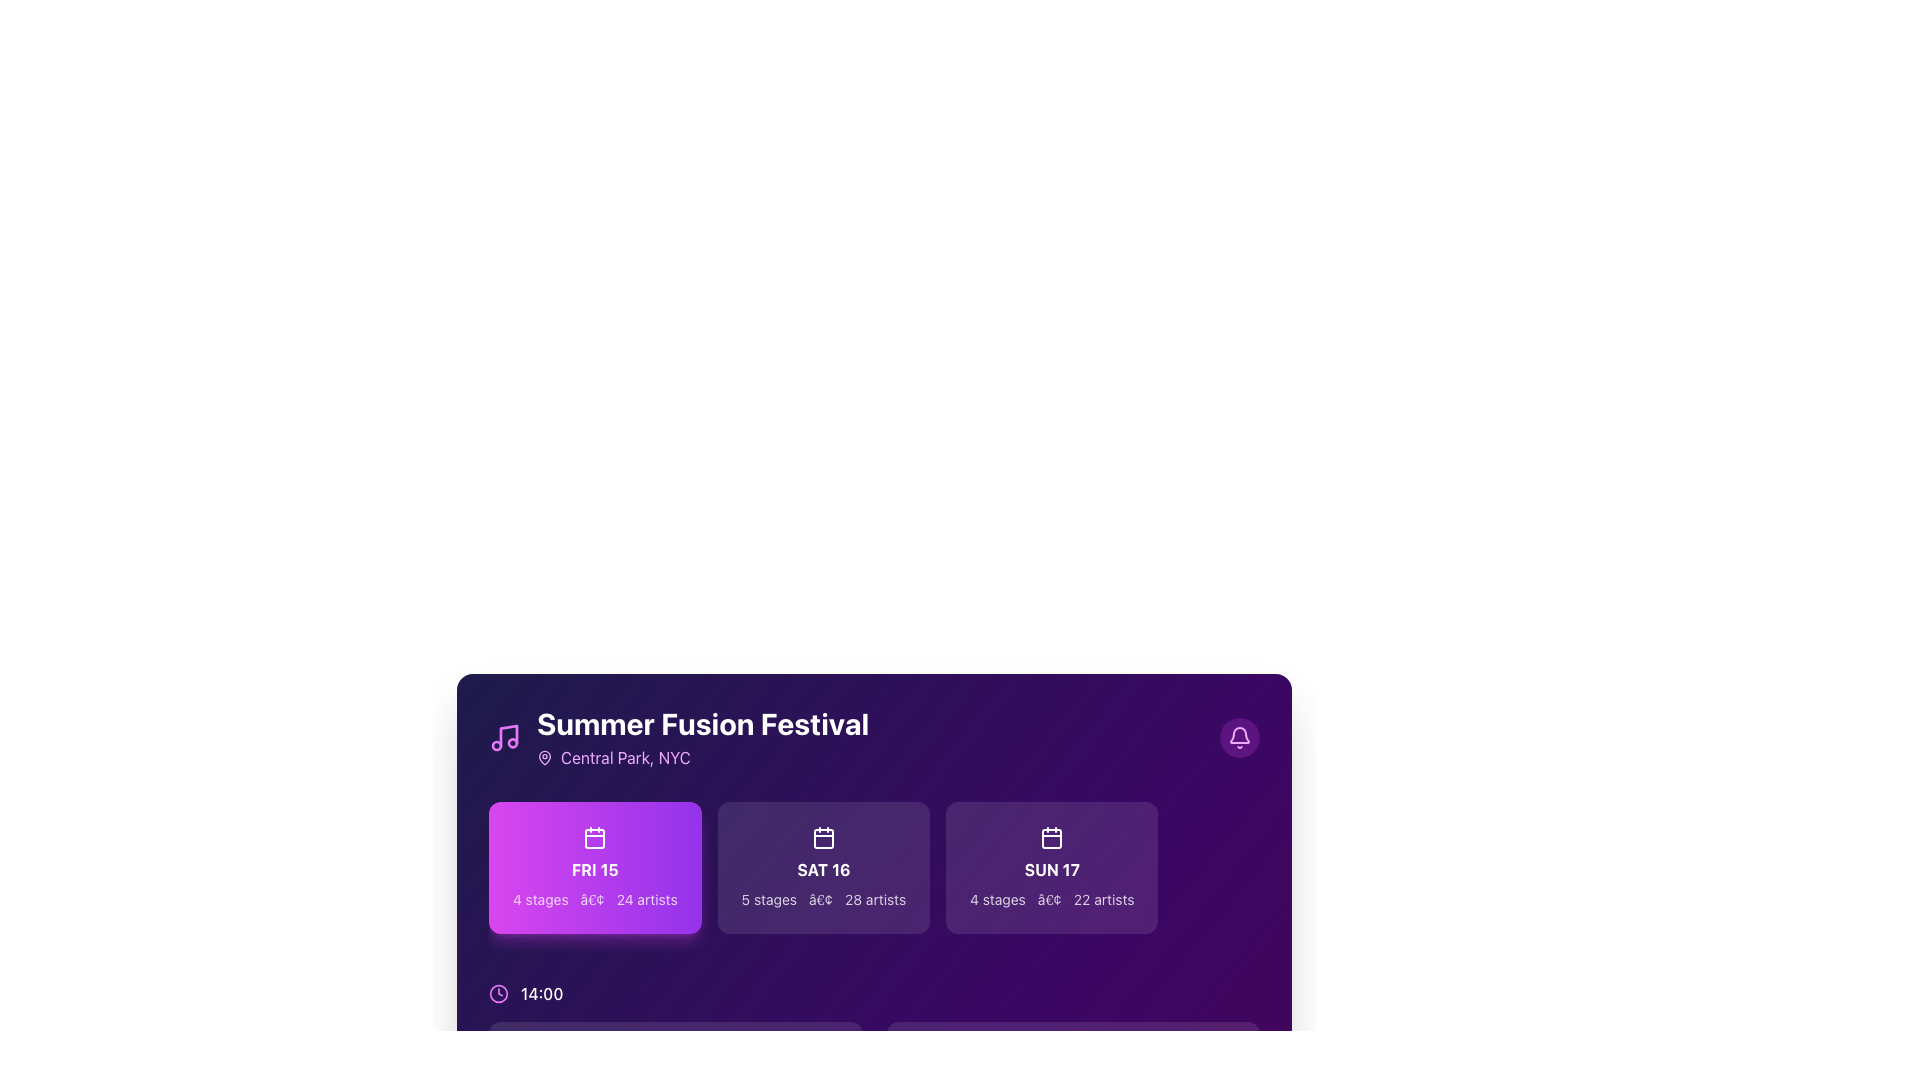 The width and height of the screenshot is (1920, 1080). What do you see at coordinates (998, 898) in the screenshot?
I see `the text label displaying '4 stages' located in the bottom left part of the card titled 'SUN 17', positioned to the left of the bullet symbol and the text '22 artists'` at bounding box center [998, 898].